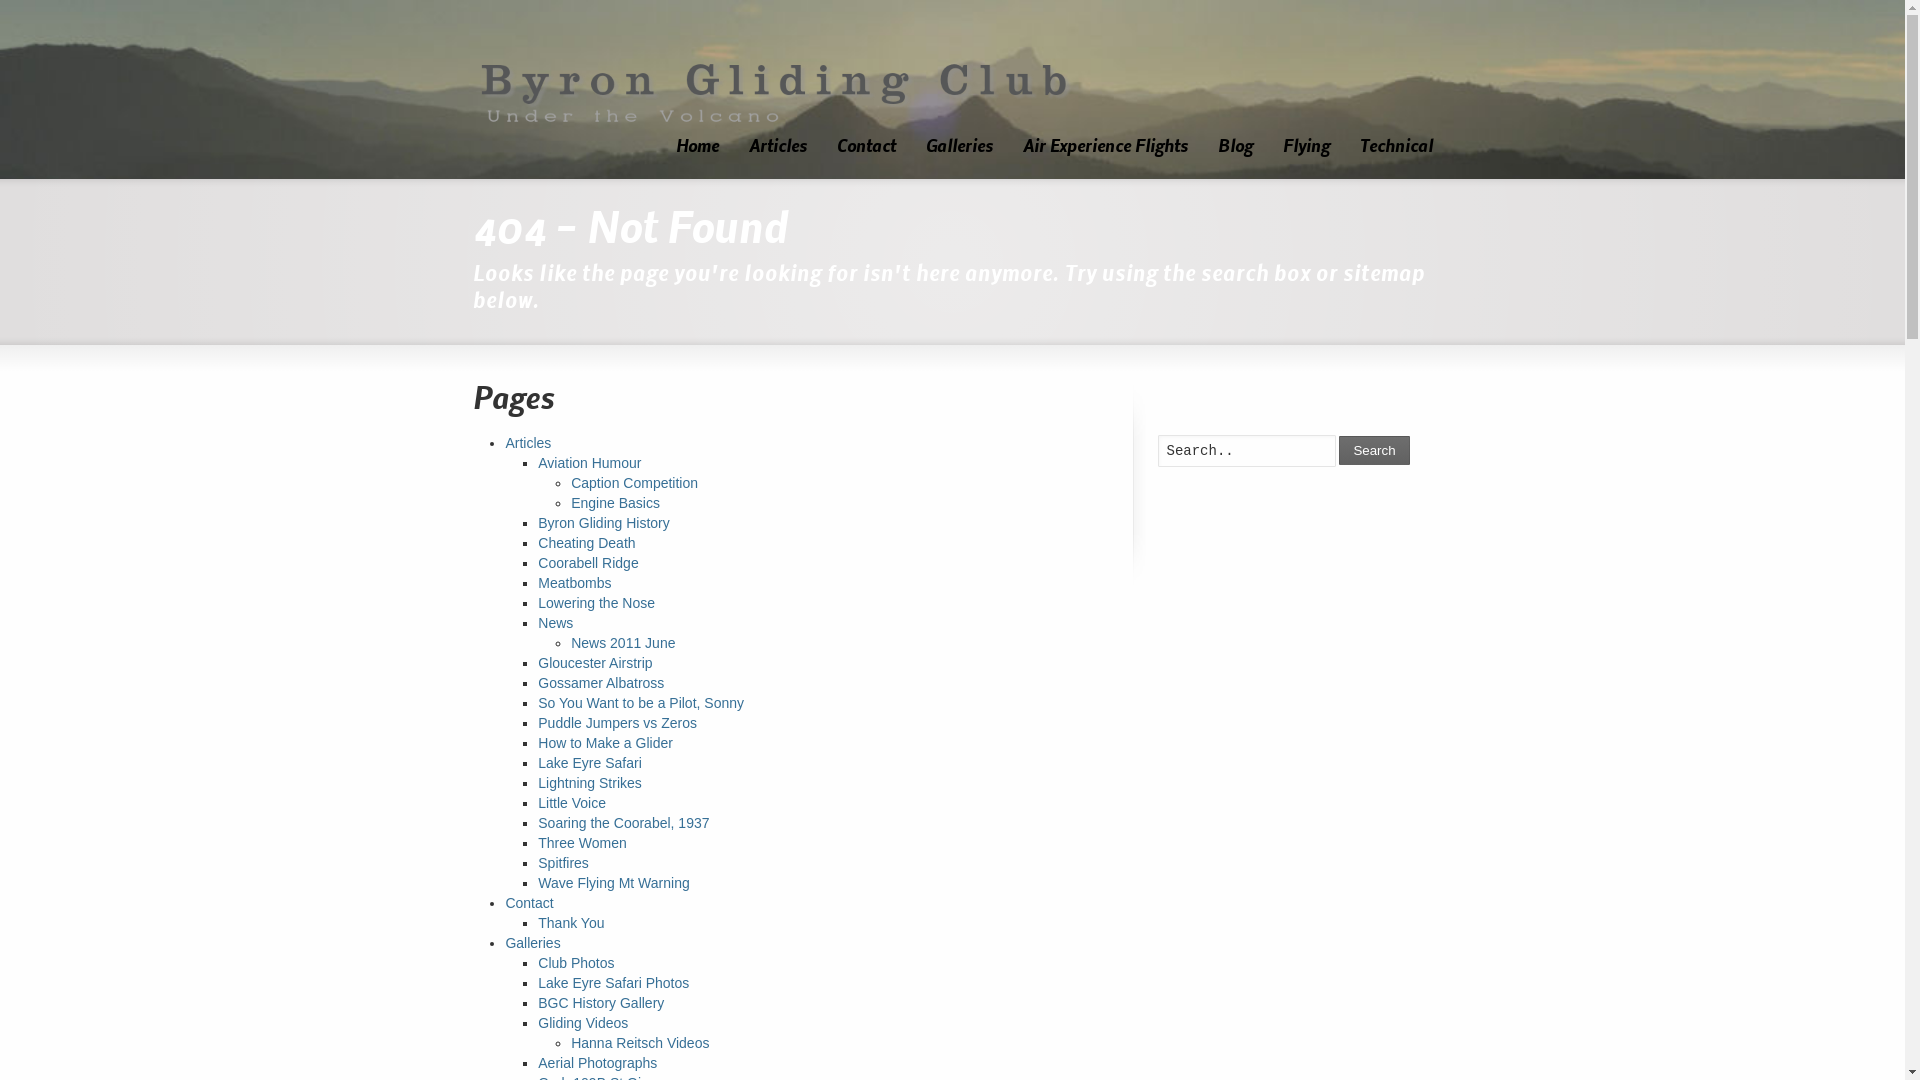 Image resolution: width=1920 pixels, height=1080 pixels. What do you see at coordinates (614, 501) in the screenshot?
I see `'Engine Basics'` at bounding box center [614, 501].